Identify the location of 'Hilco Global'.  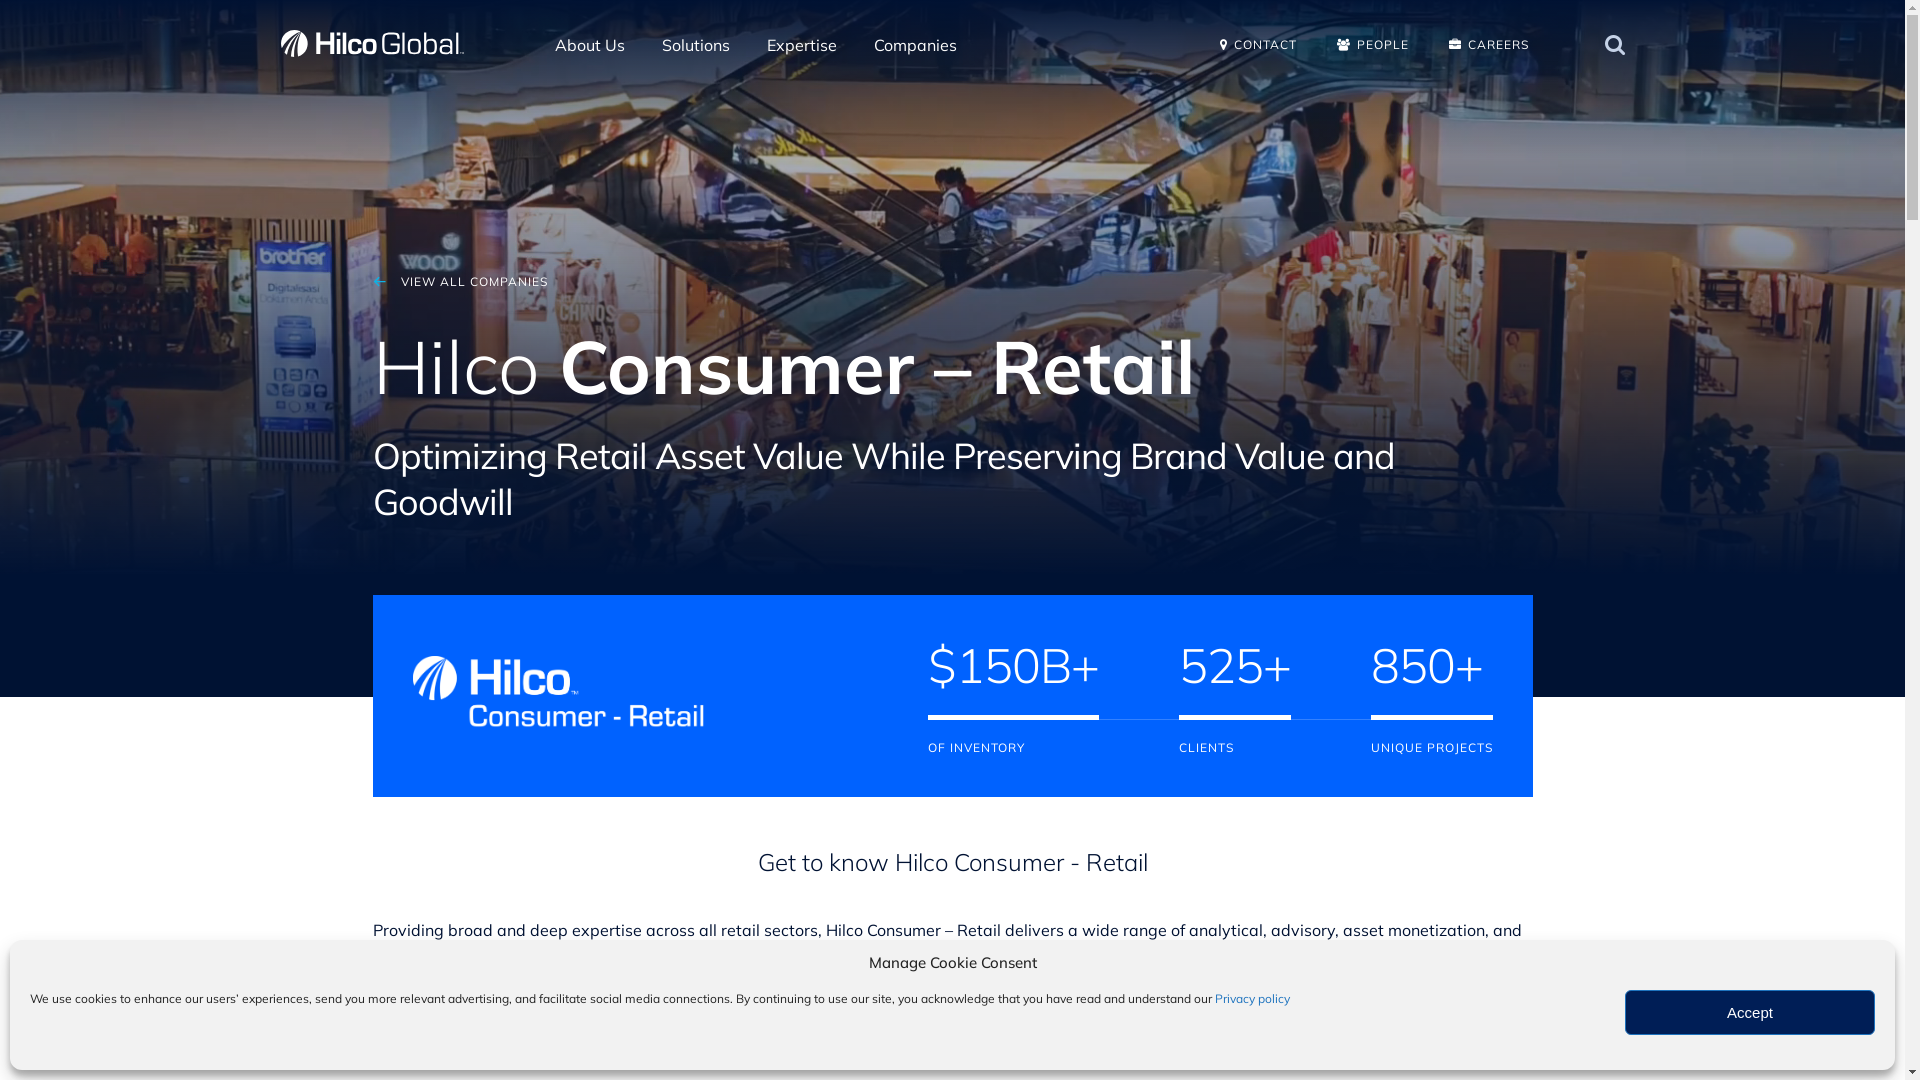
(278, 44).